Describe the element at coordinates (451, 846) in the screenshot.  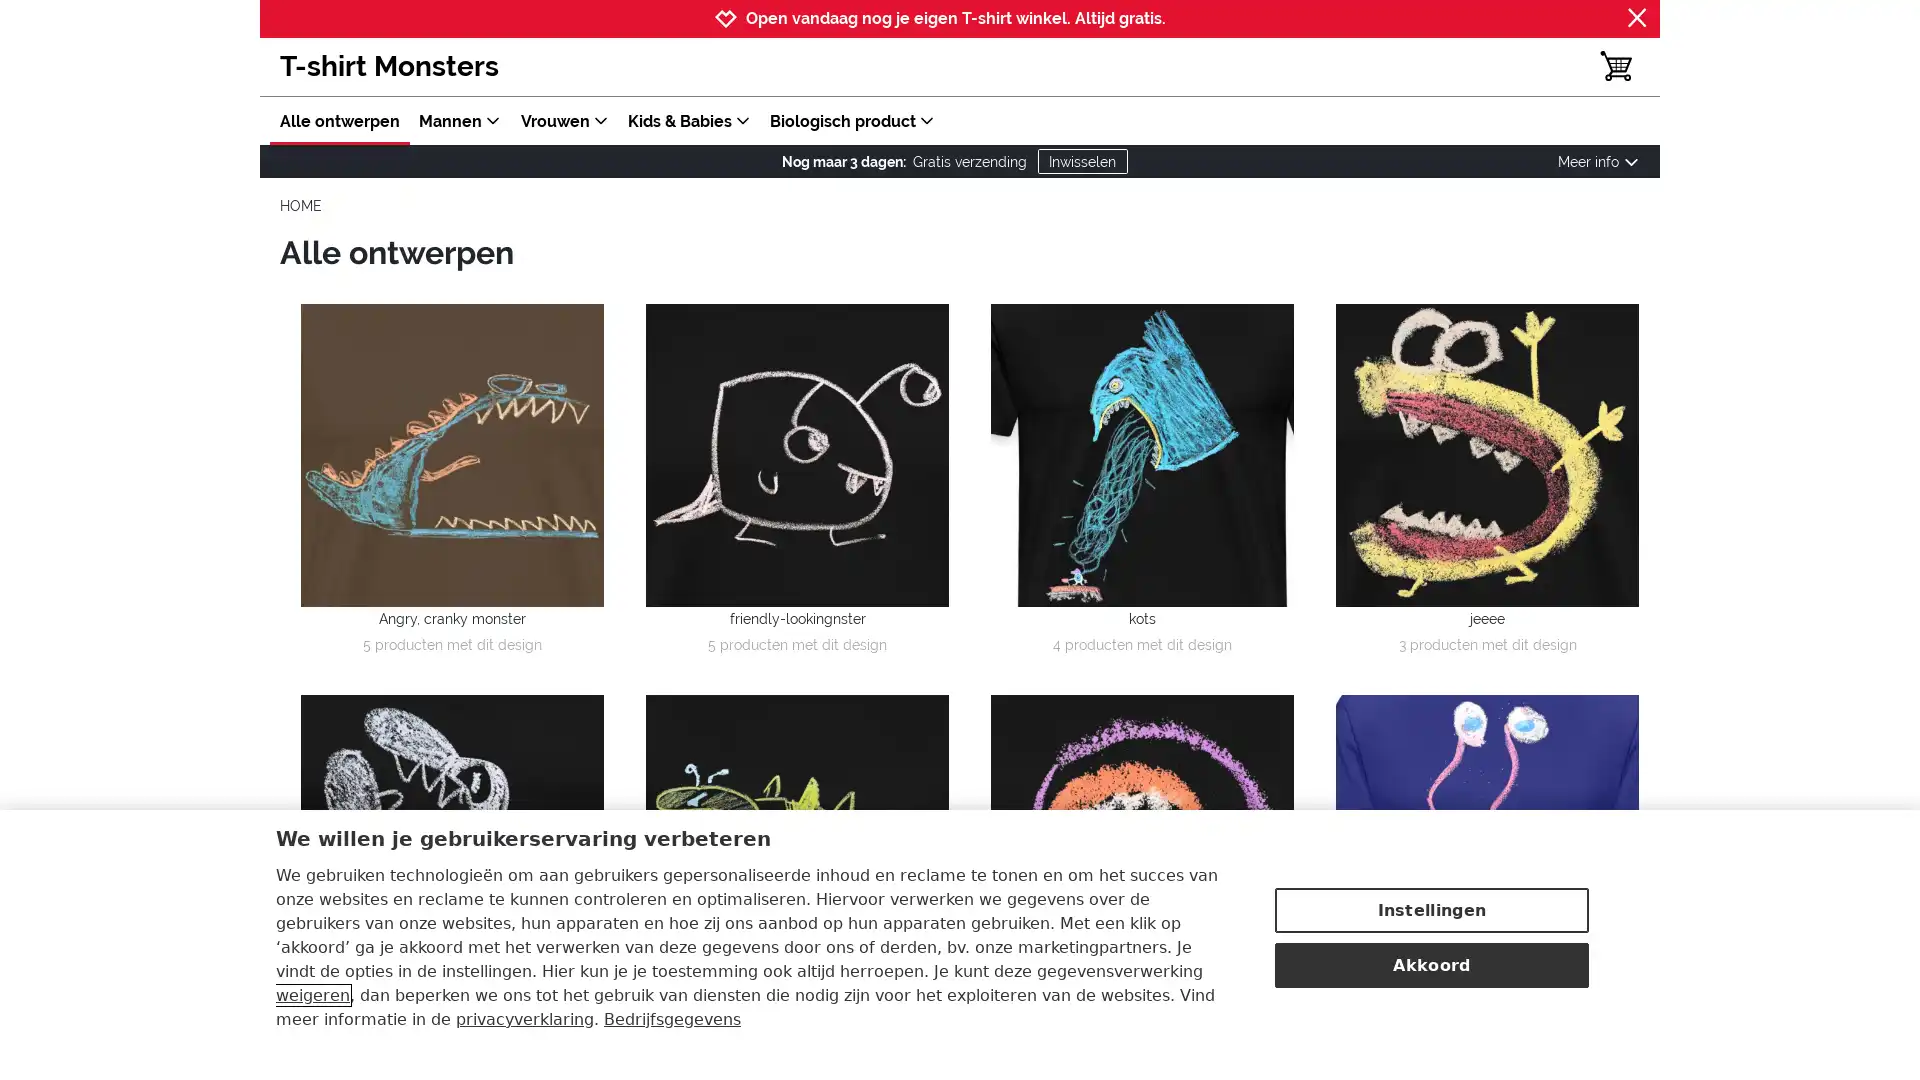
I see `Livid little dragon - Mannen Premium T-shirt` at that location.